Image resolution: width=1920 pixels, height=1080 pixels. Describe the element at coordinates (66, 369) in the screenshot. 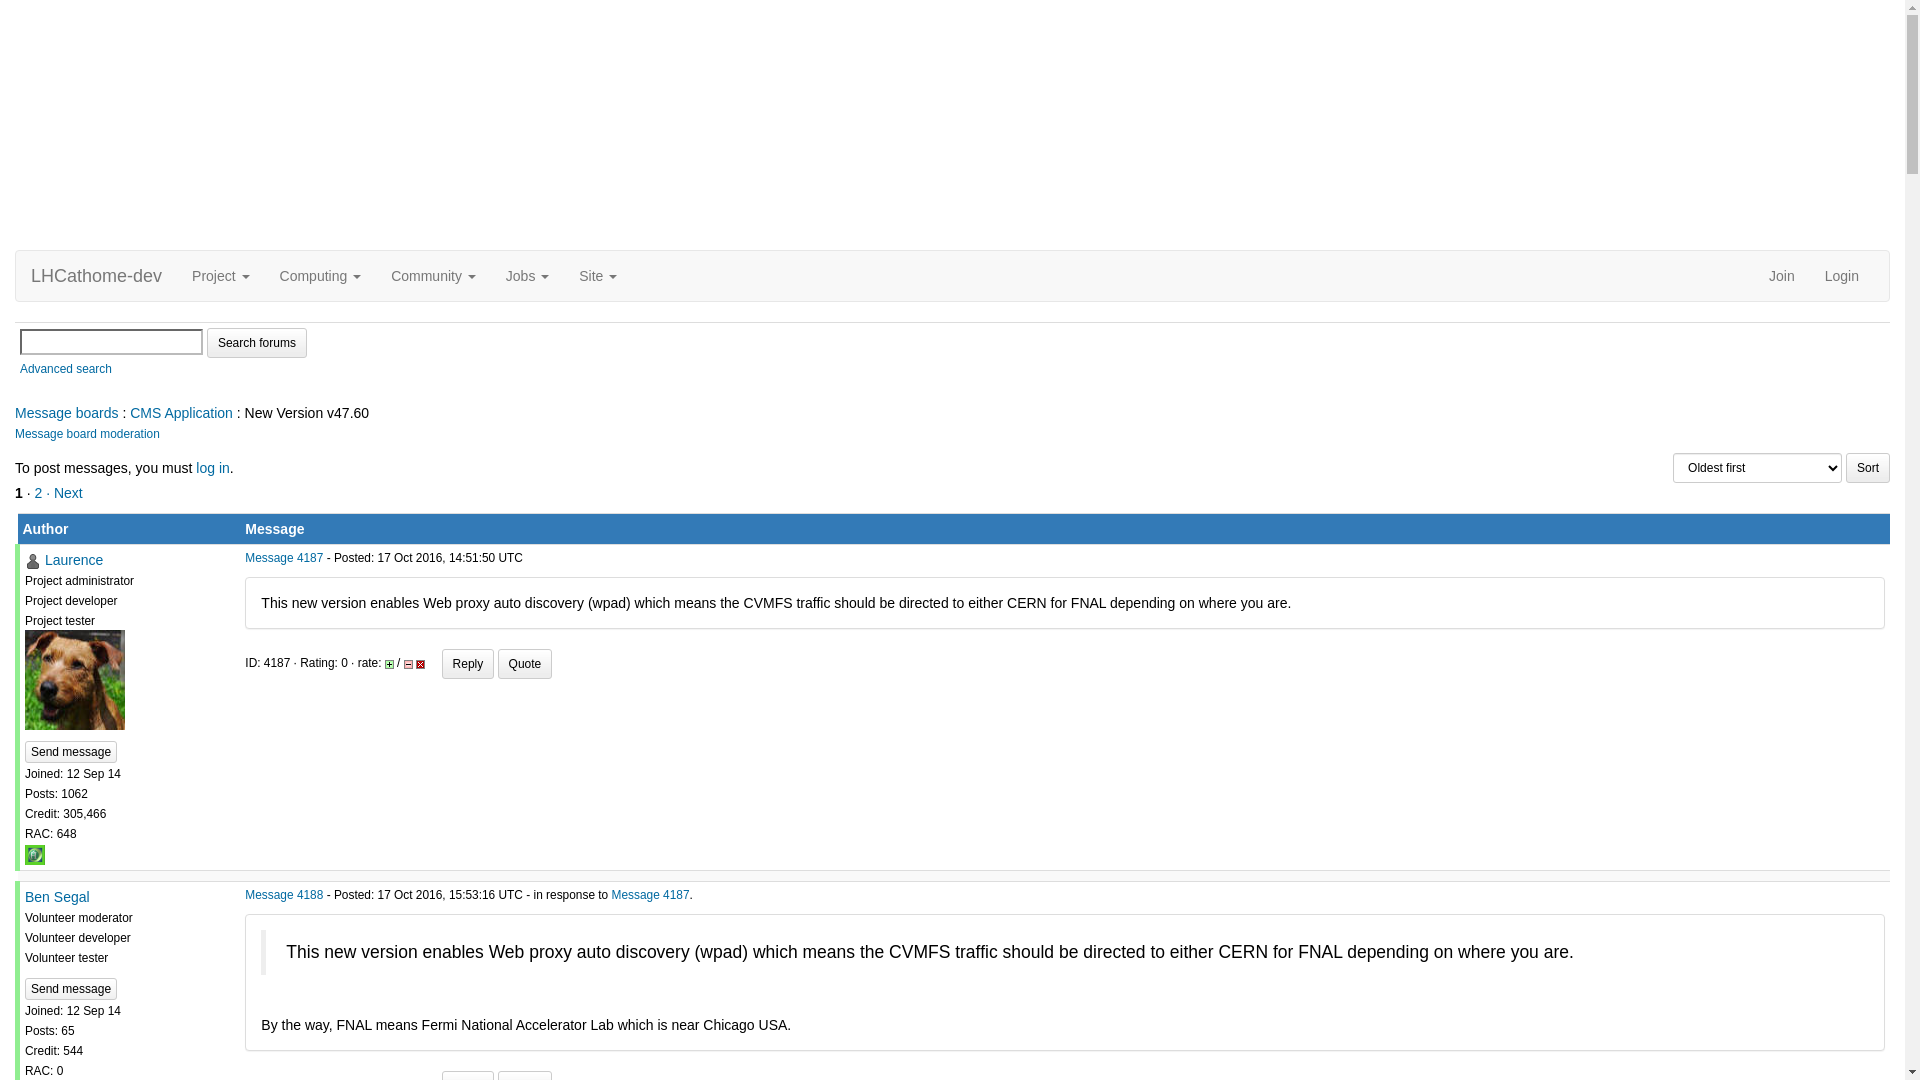

I see `'Advanced search'` at that location.